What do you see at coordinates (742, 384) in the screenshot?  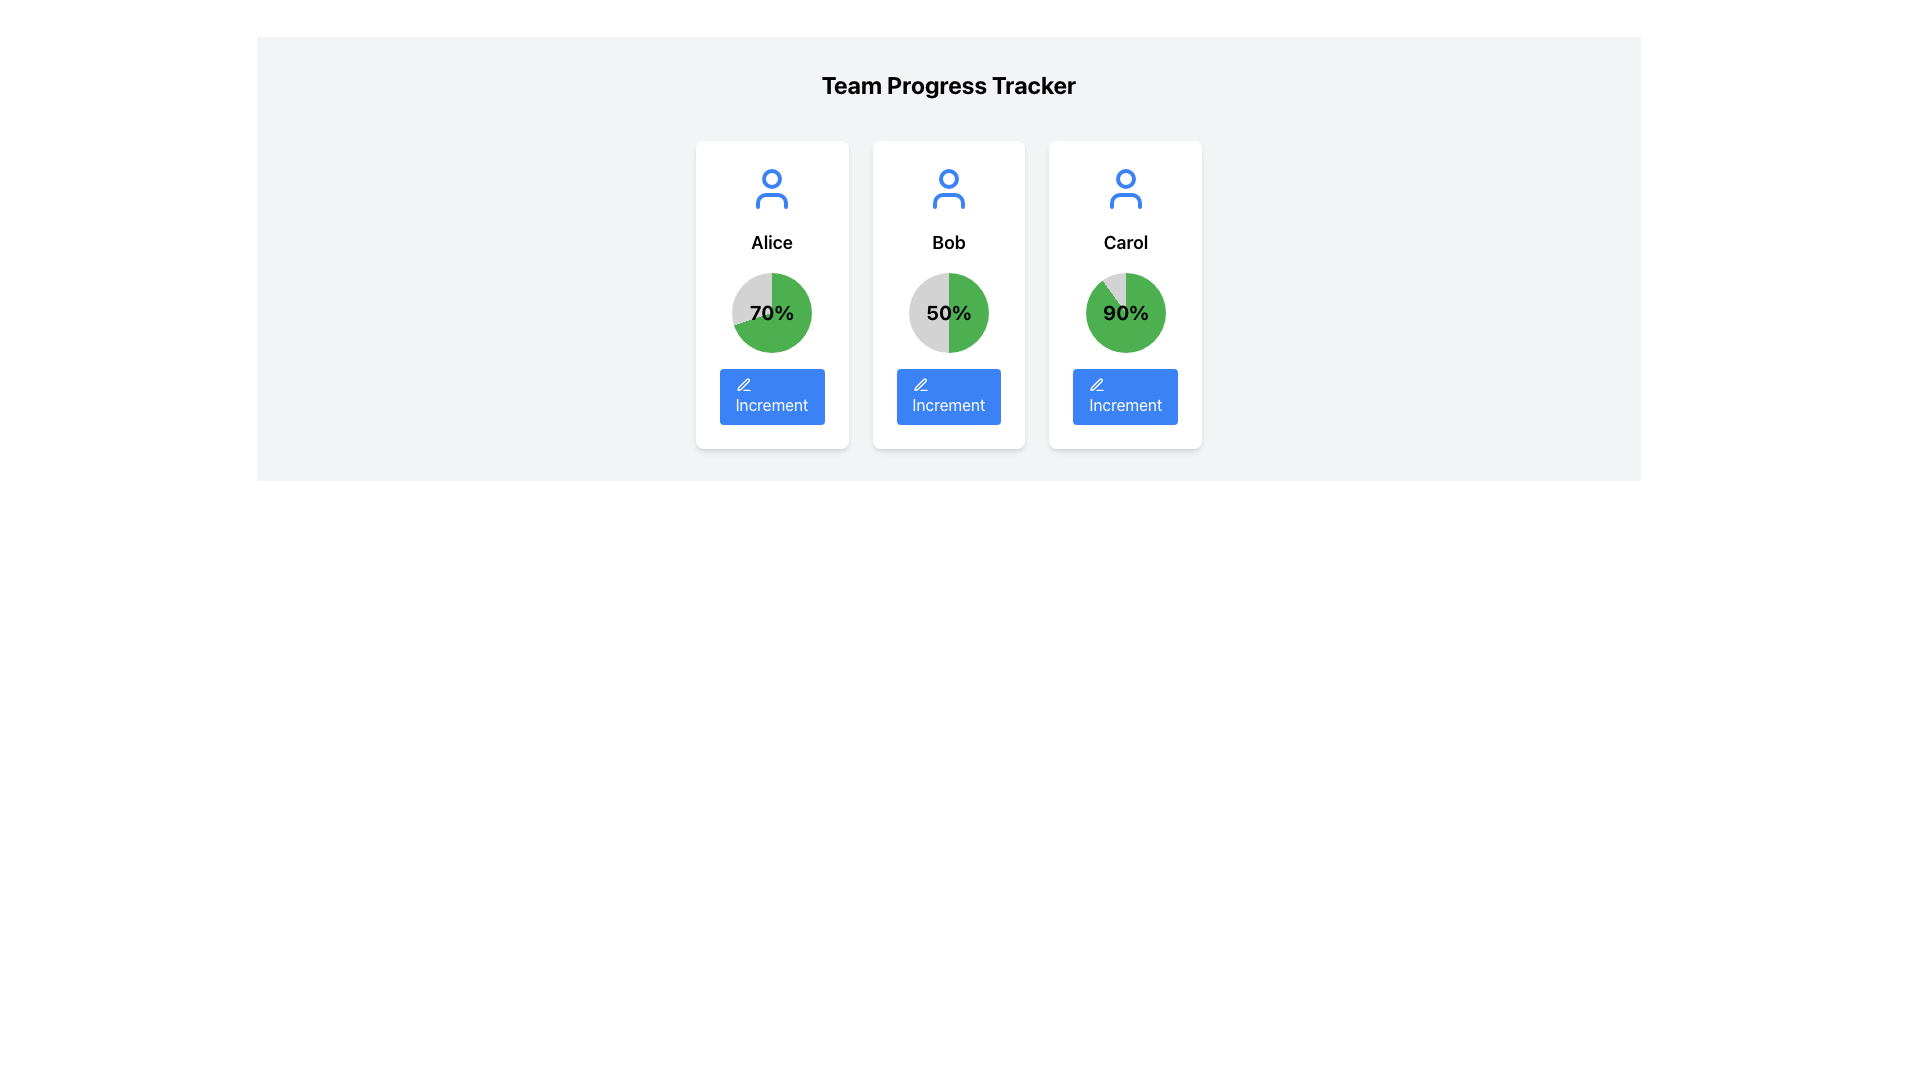 I see `the pen-shaped icon representing an edit action located in the leftmost card labeled 'Alice', below the circular progress indicator and beside the 'Increment' button` at bounding box center [742, 384].